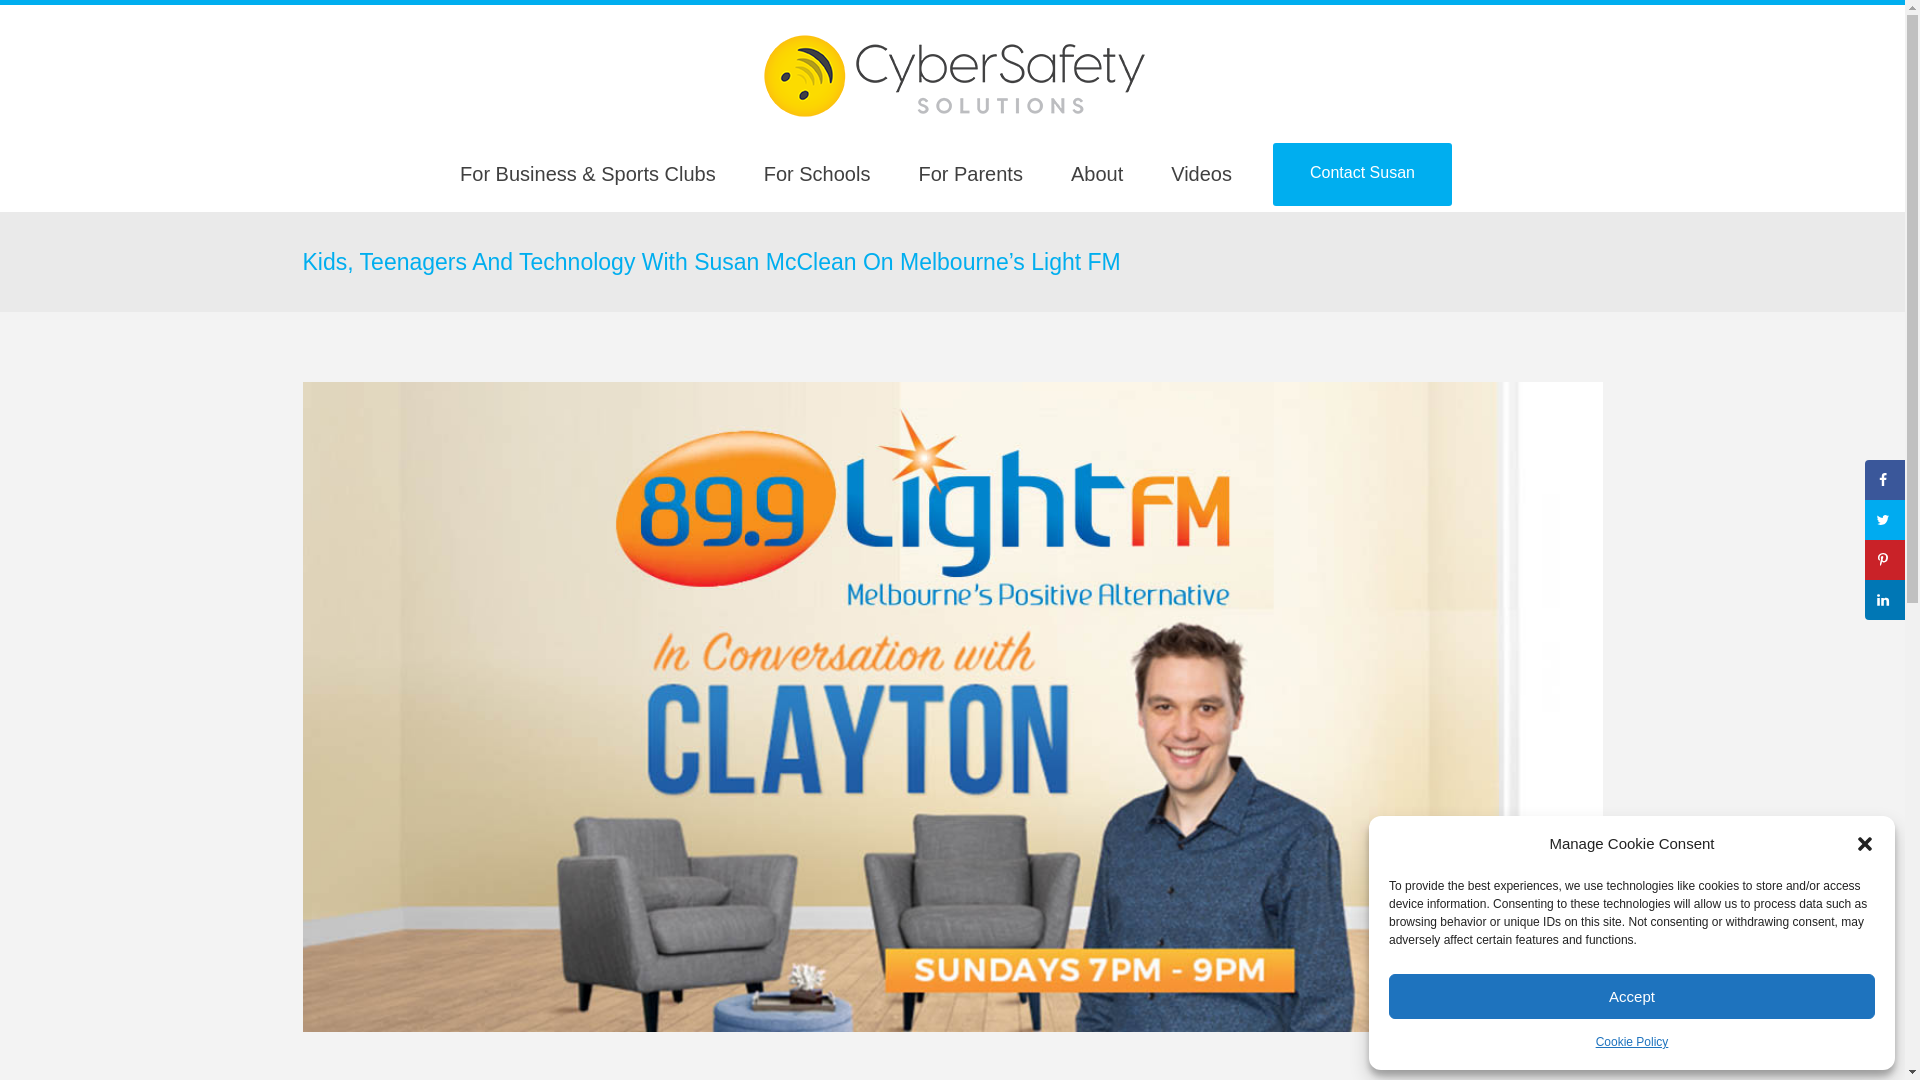  What do you see at coordinates (435, 173) in the screenshot?
I see `'For Business & Sports Clubs'` at bounding box center [435, 173].